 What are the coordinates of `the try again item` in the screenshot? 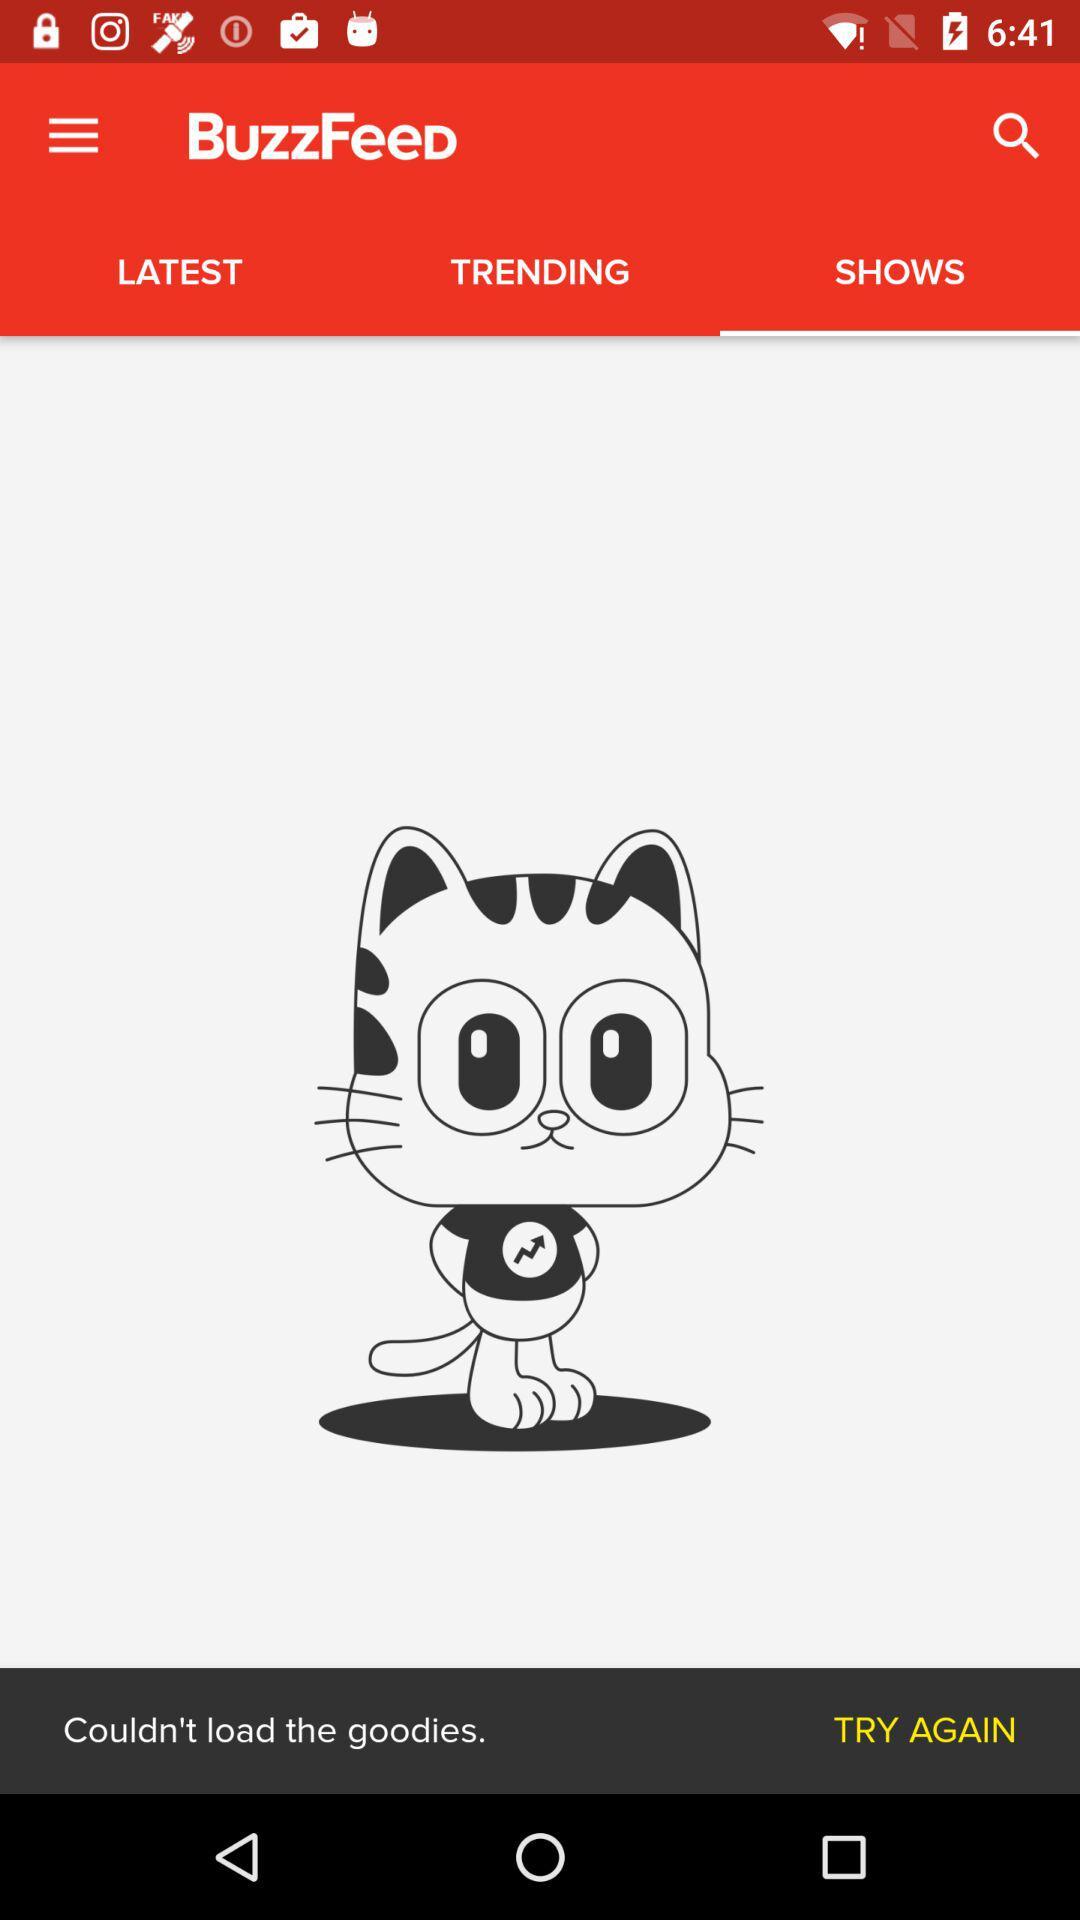 It's located at (925, 1730).